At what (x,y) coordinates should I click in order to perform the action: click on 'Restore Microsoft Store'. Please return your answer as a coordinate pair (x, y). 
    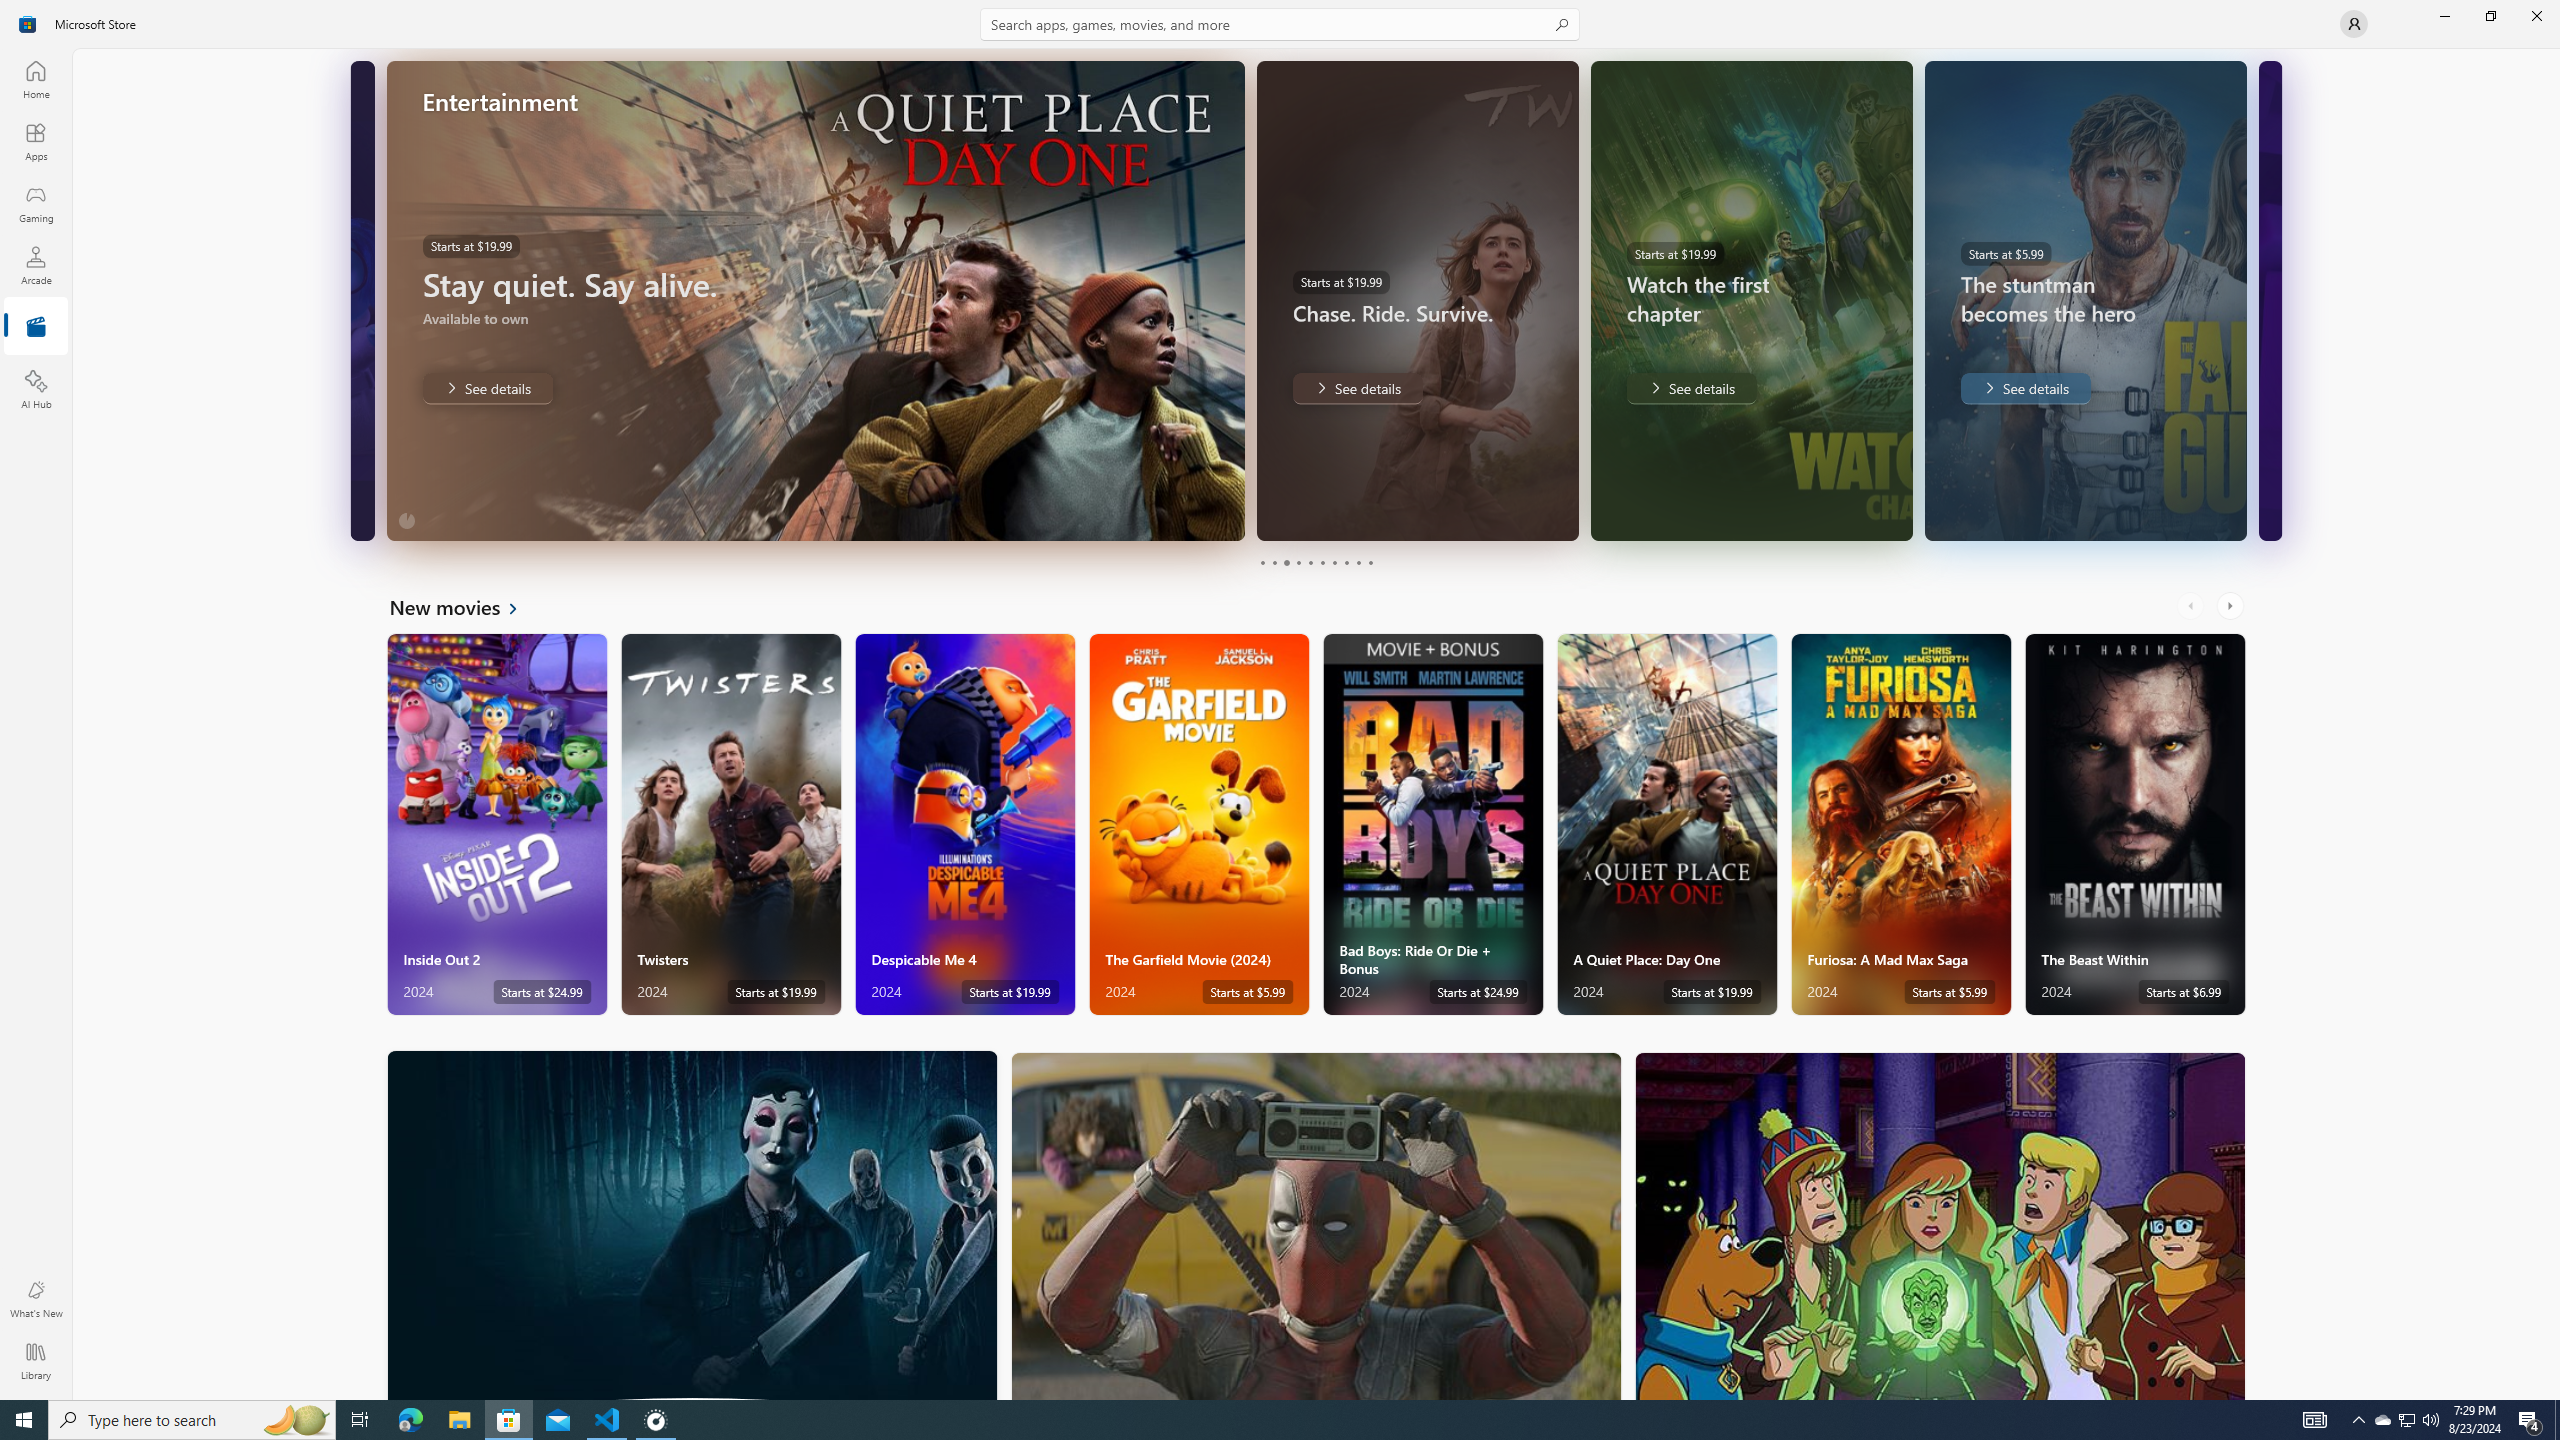
    Looking at the image, I should click on (2490, 15).